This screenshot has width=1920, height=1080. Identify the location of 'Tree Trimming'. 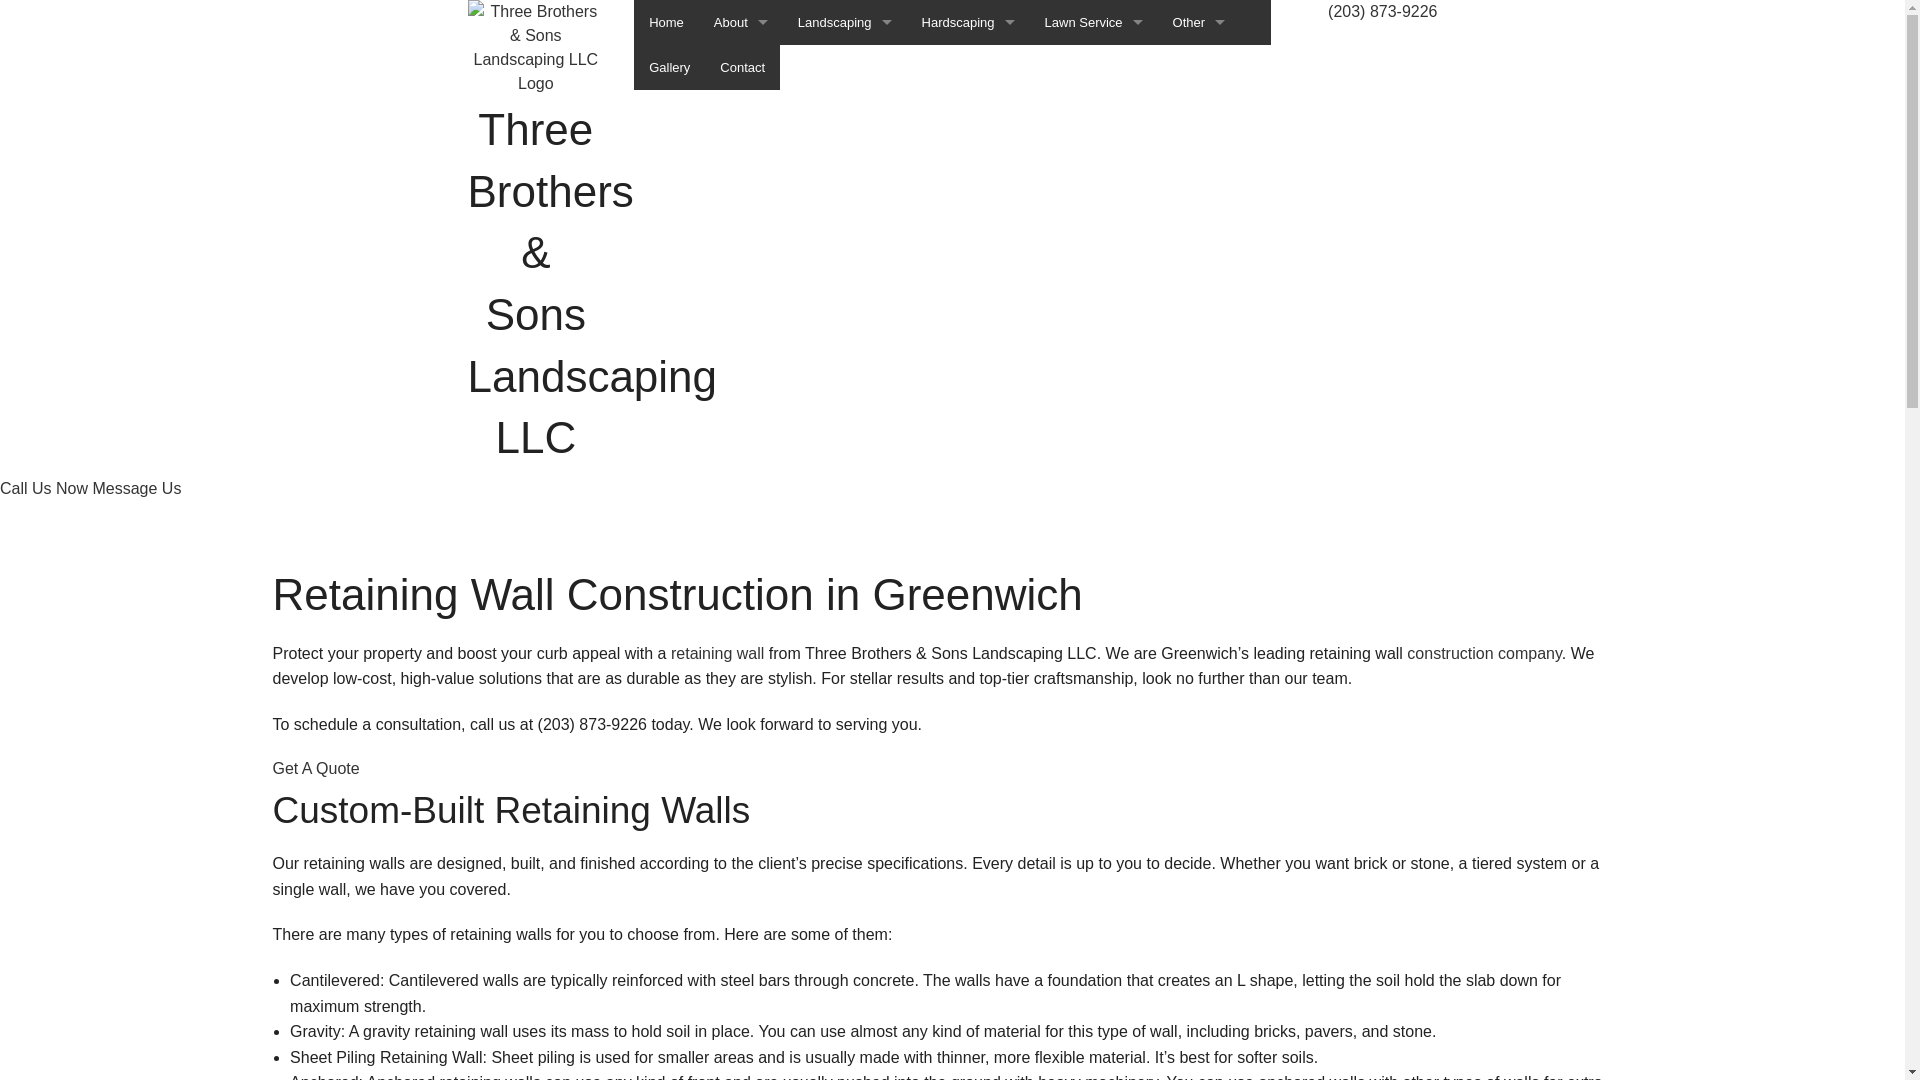
(1157, 606).